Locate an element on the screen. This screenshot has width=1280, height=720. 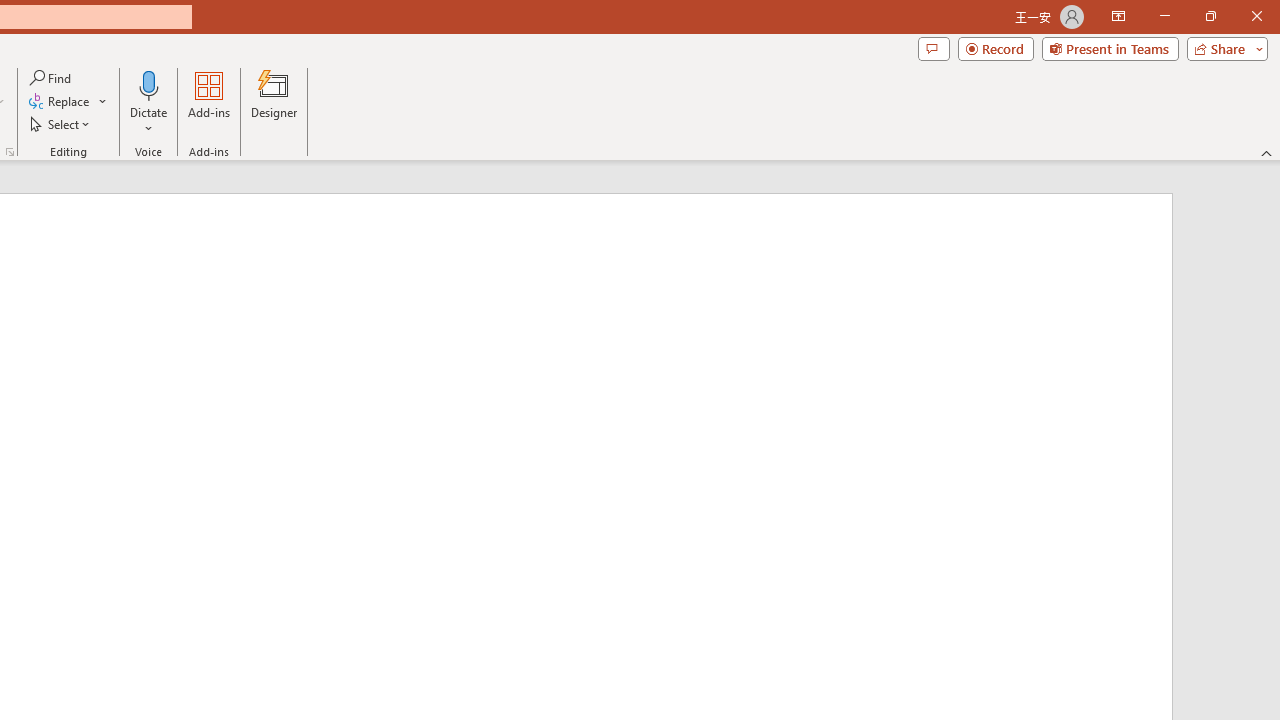
'Select' is located at coordinates (61, 124).